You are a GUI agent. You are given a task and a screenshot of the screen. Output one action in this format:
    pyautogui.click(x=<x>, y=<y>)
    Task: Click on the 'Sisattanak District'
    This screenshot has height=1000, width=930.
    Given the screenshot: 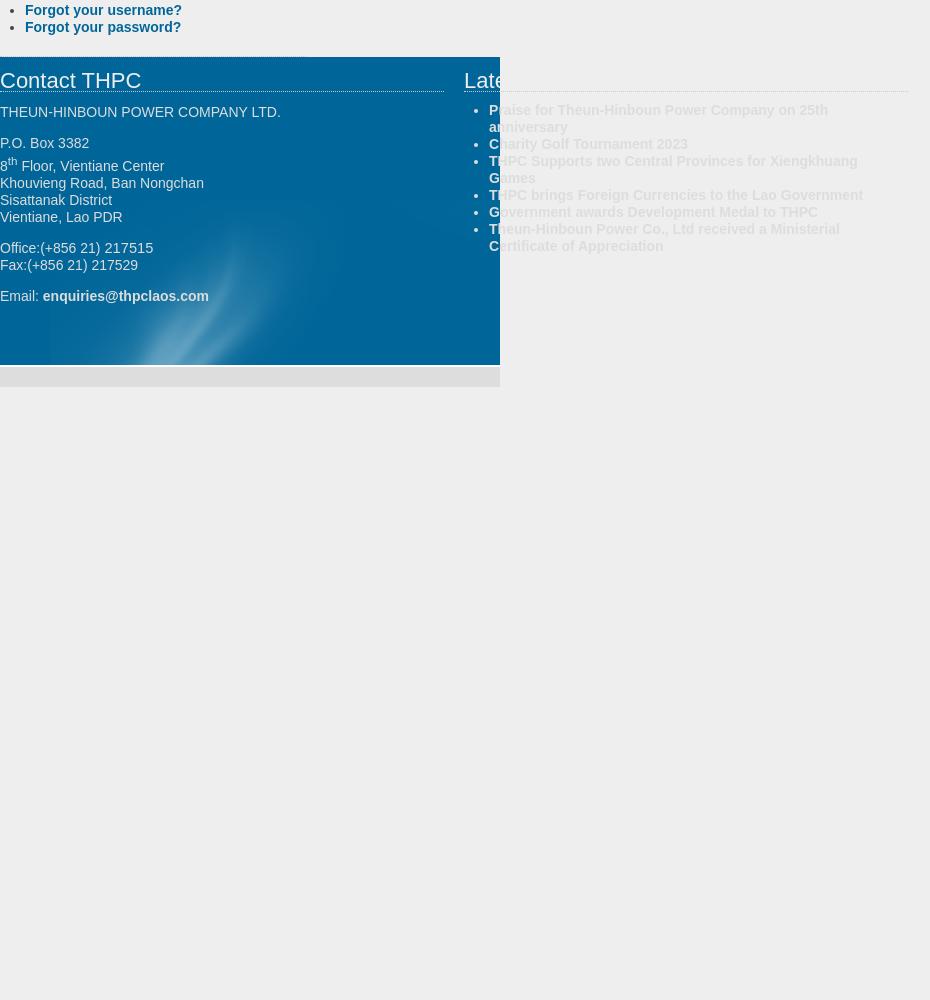 What is the action you would take?
    pyautogui.click(x=0, y=198)
    